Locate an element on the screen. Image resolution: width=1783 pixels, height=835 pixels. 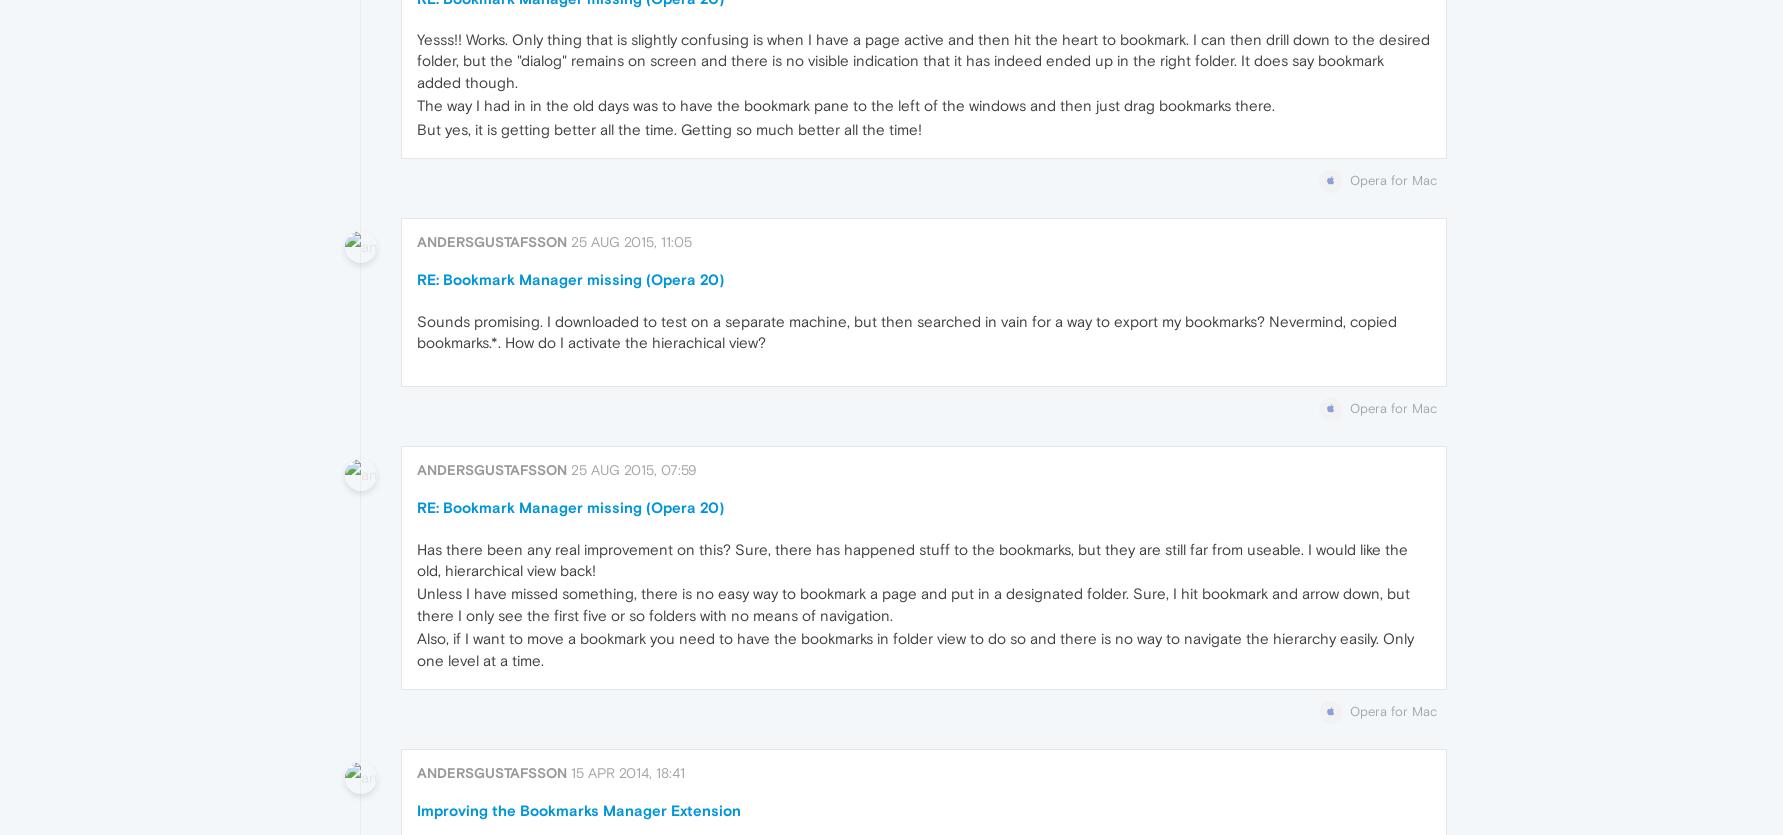
'Also, if I want to move a bookmark you need to have the bookmarks in folder view to do so and there is no way to navigate the hierarchy easily. Only one level at a time.' is located at coordinates (913, 647).